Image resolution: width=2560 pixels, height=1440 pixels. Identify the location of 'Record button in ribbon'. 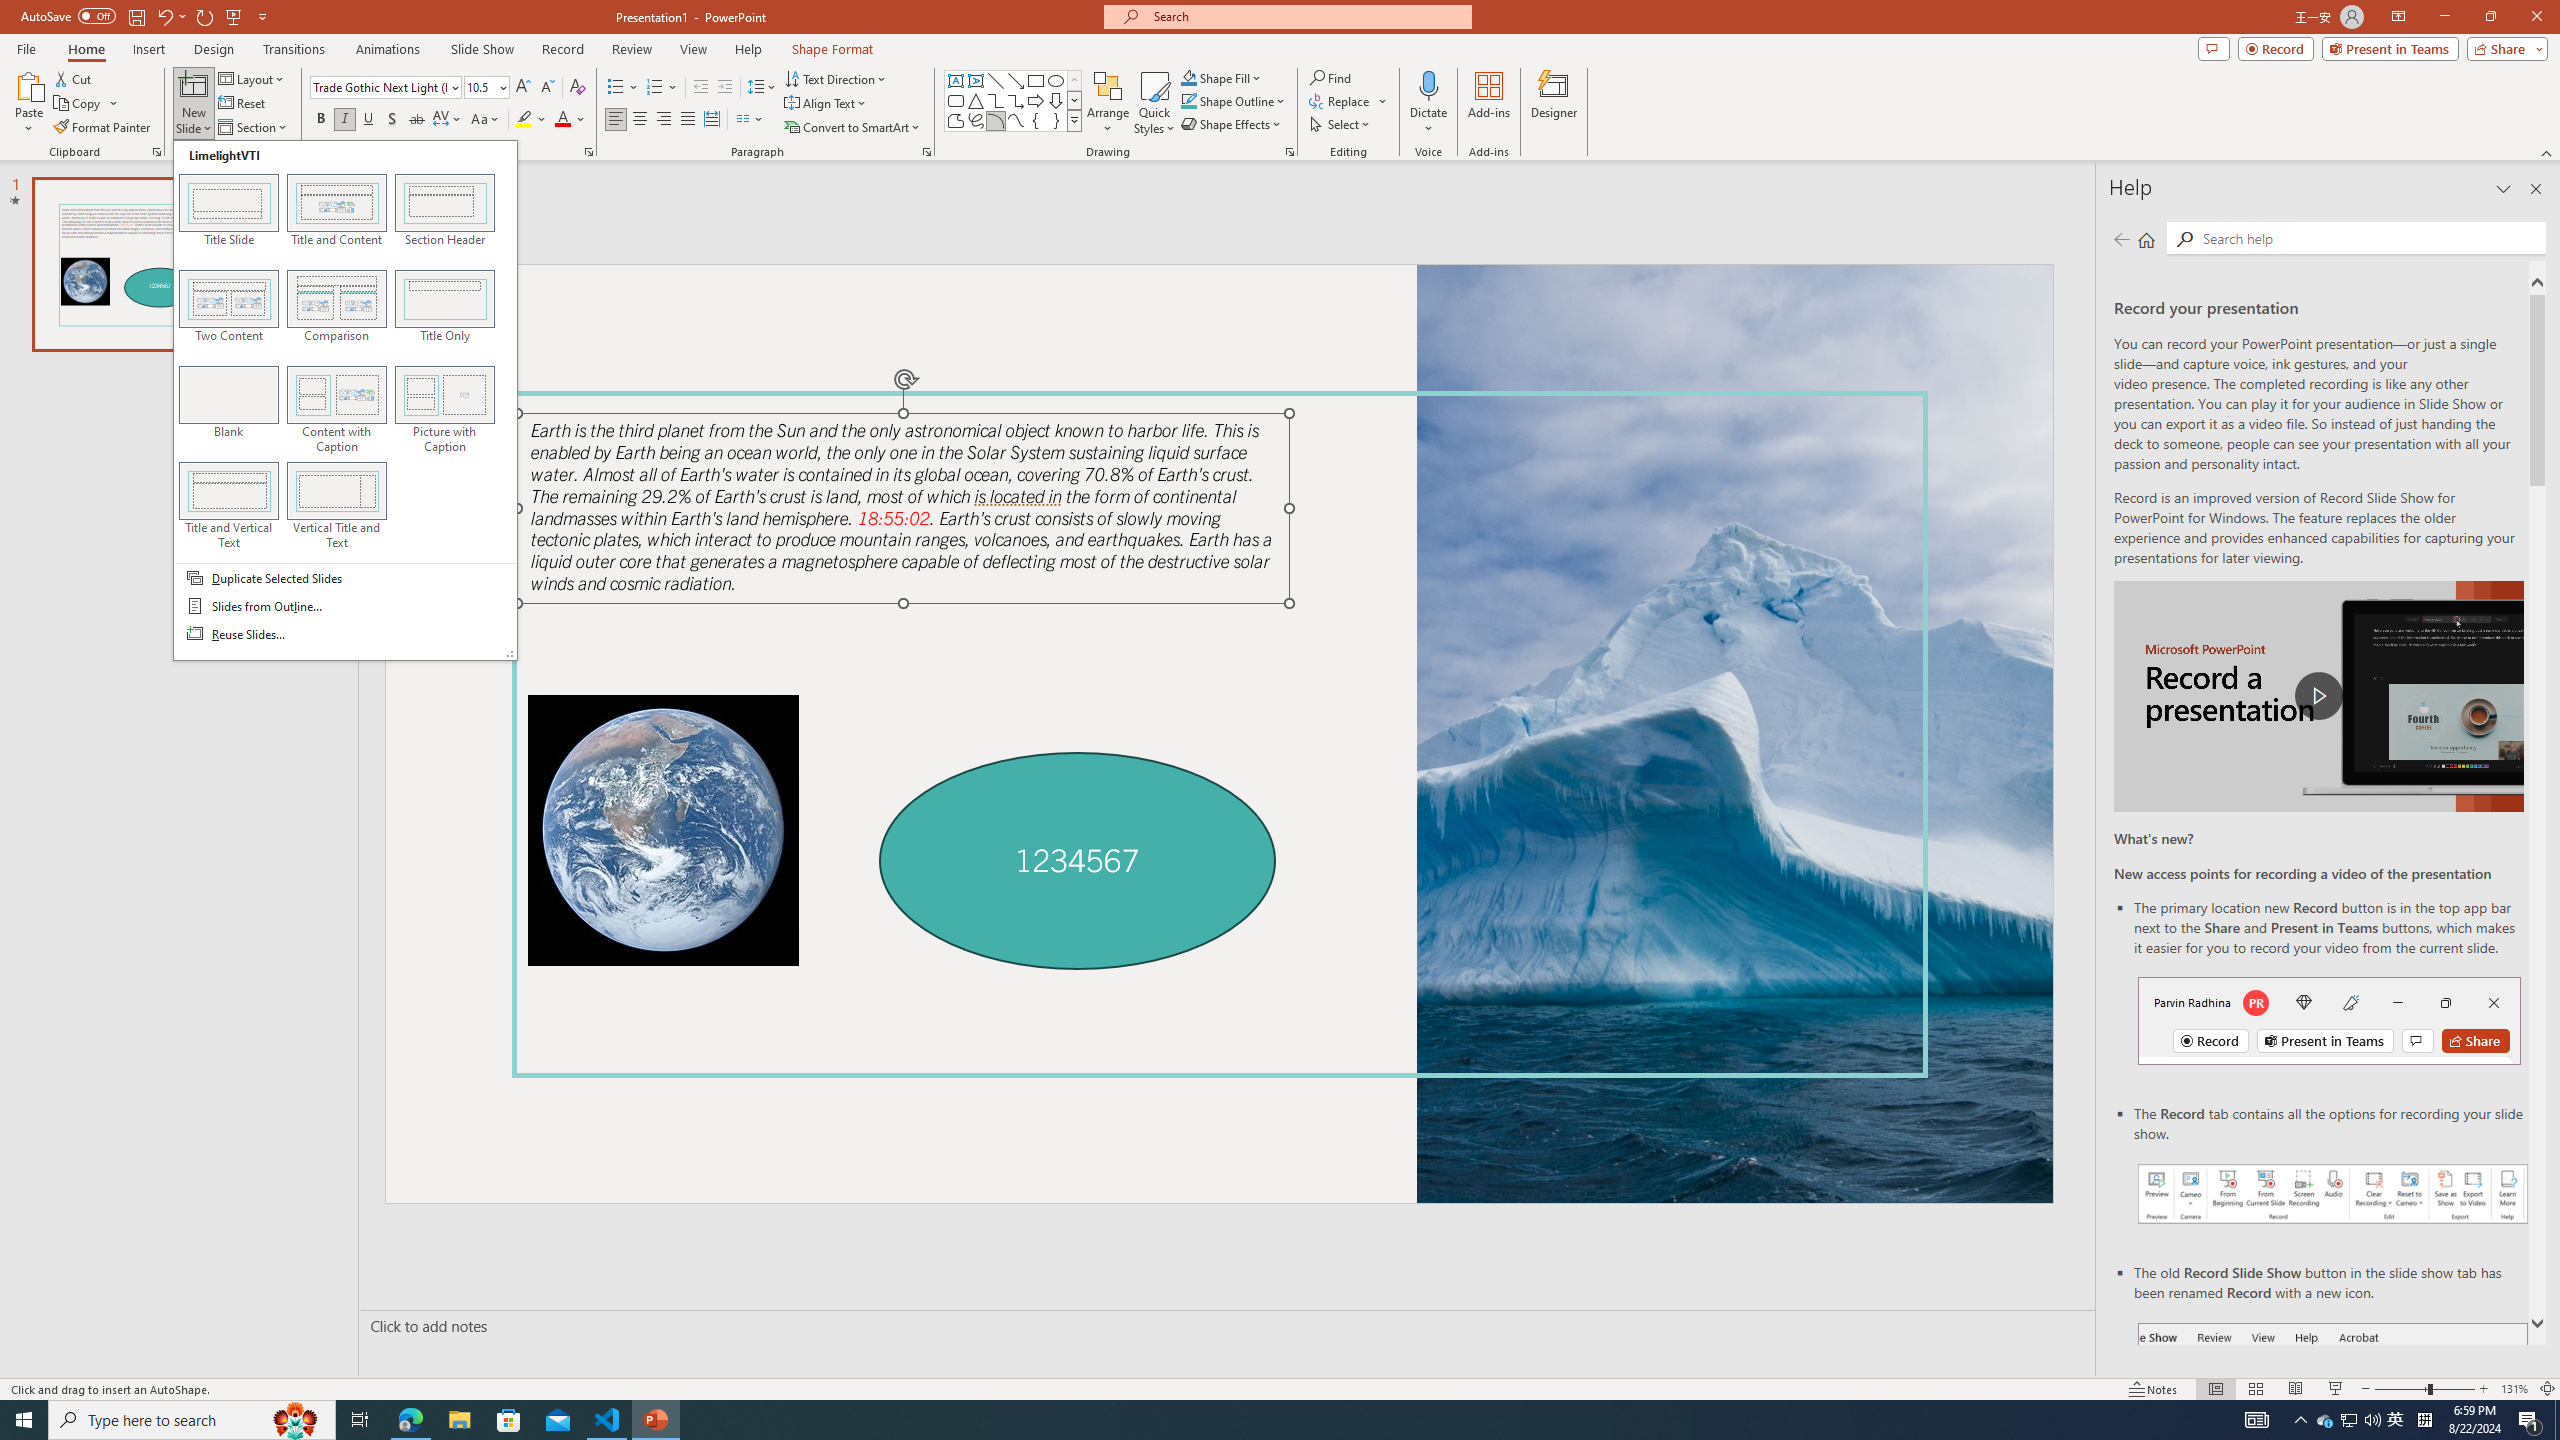
(2332, 1422).